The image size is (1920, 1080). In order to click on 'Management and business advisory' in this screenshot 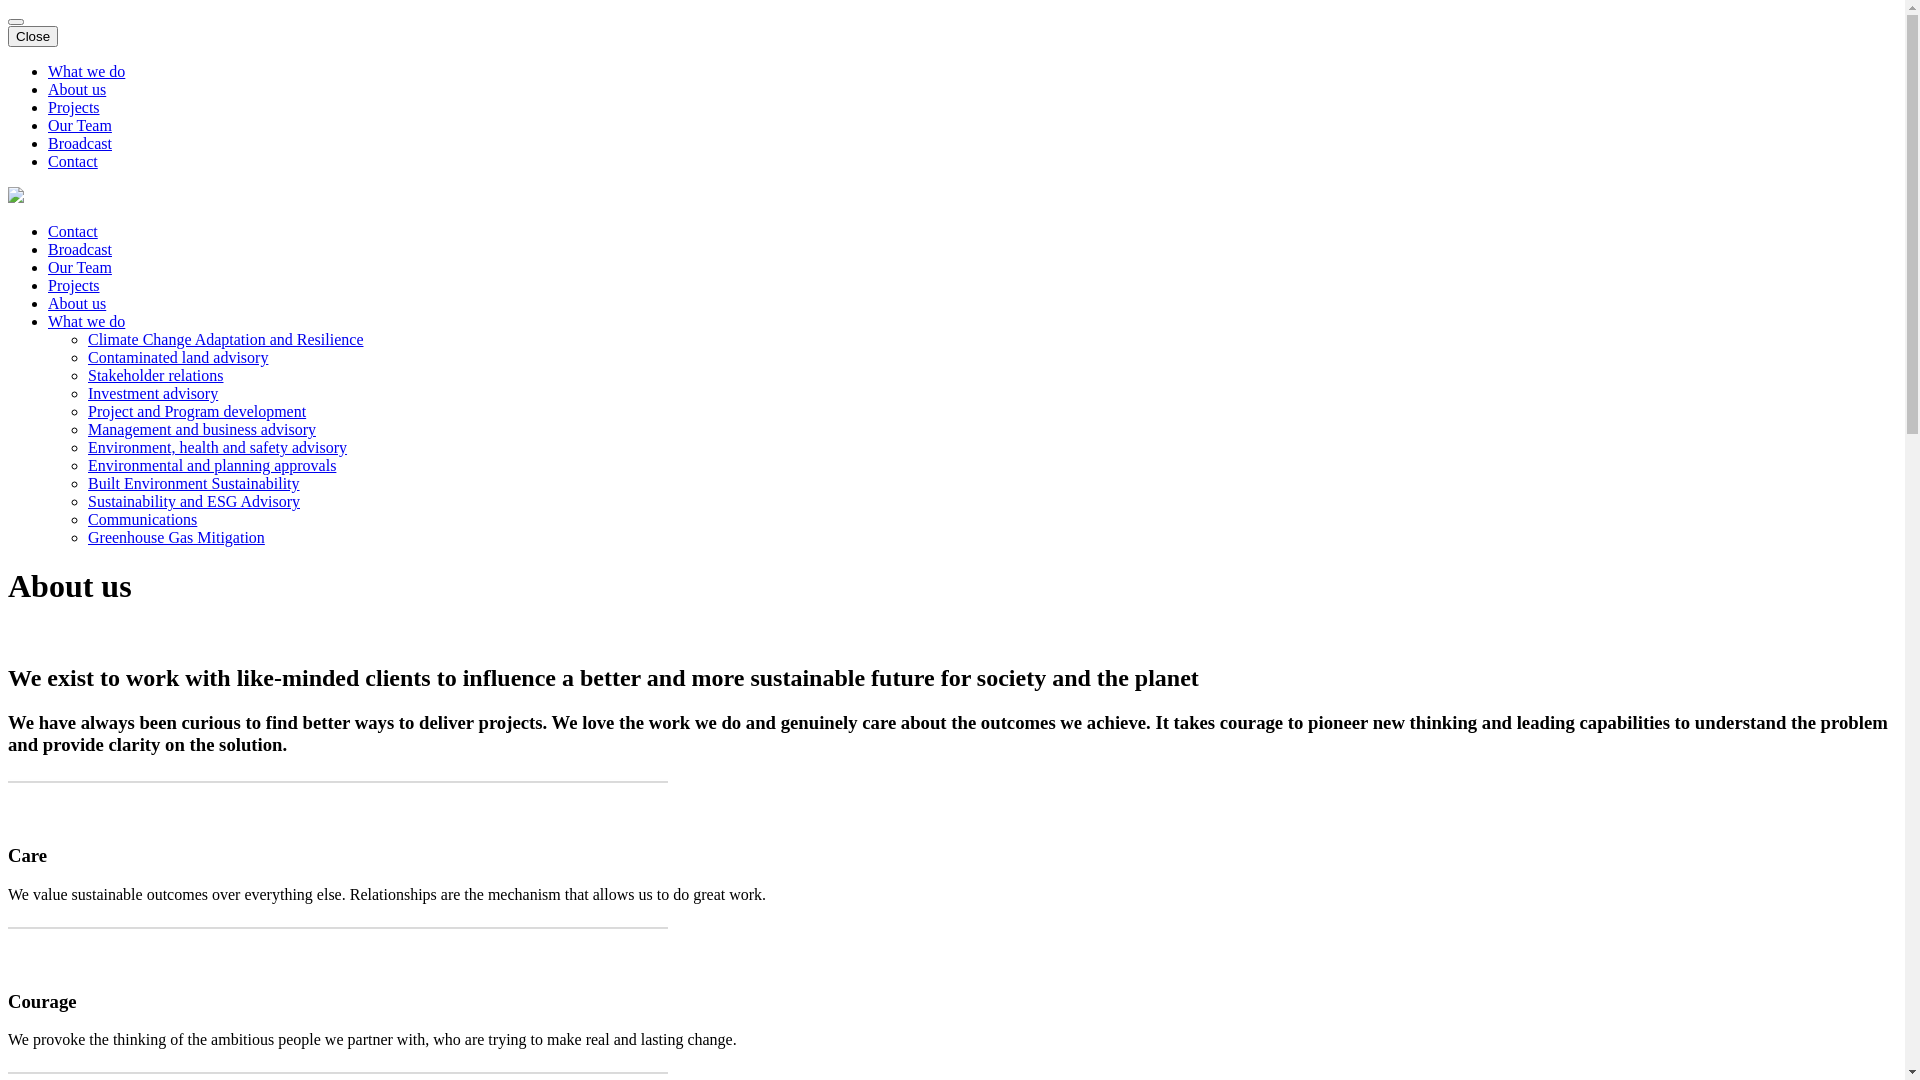, I will do `click(86, 428)`.